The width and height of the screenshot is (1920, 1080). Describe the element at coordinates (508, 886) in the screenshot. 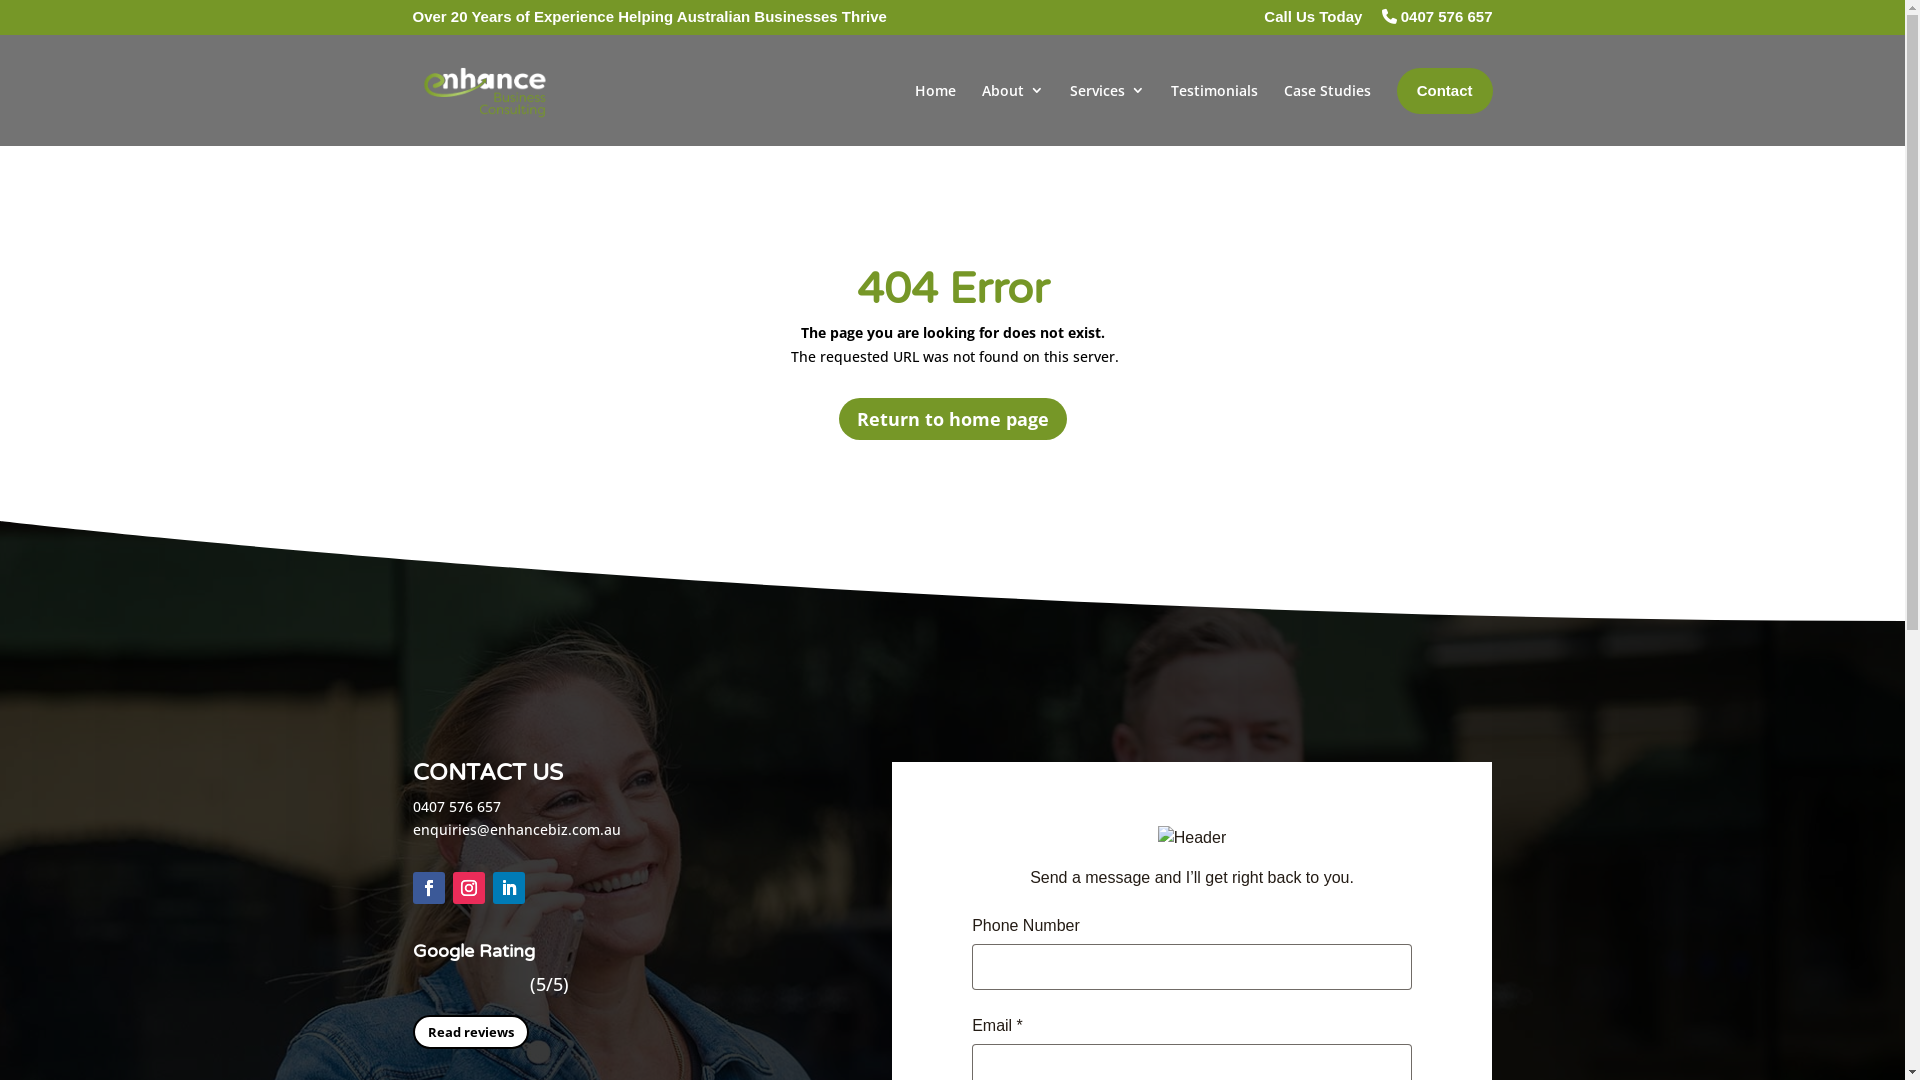

I see `'Follow on LinkedIn'` at that location.